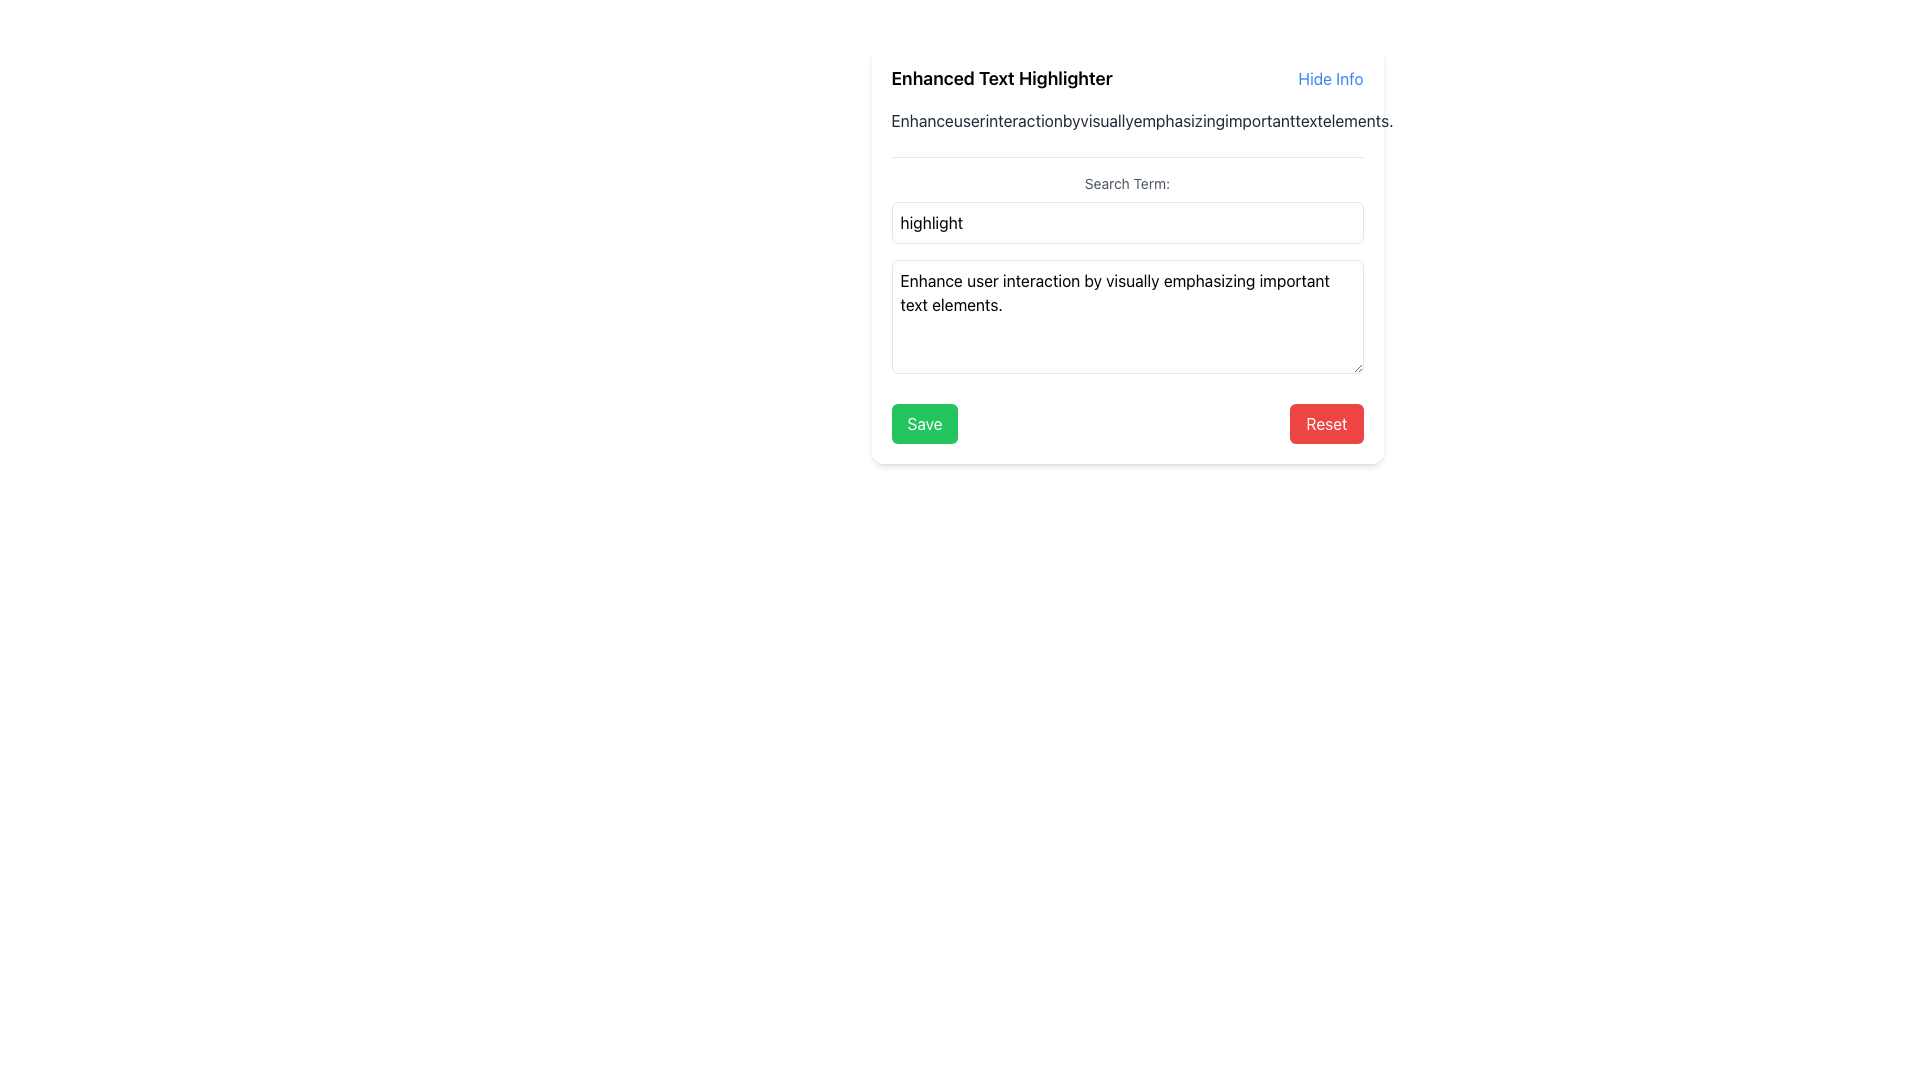  I want to click on emphasized keyword 'Enhance' which is the first word in the sentence located near the top left region of the interface, so click(921, 120).